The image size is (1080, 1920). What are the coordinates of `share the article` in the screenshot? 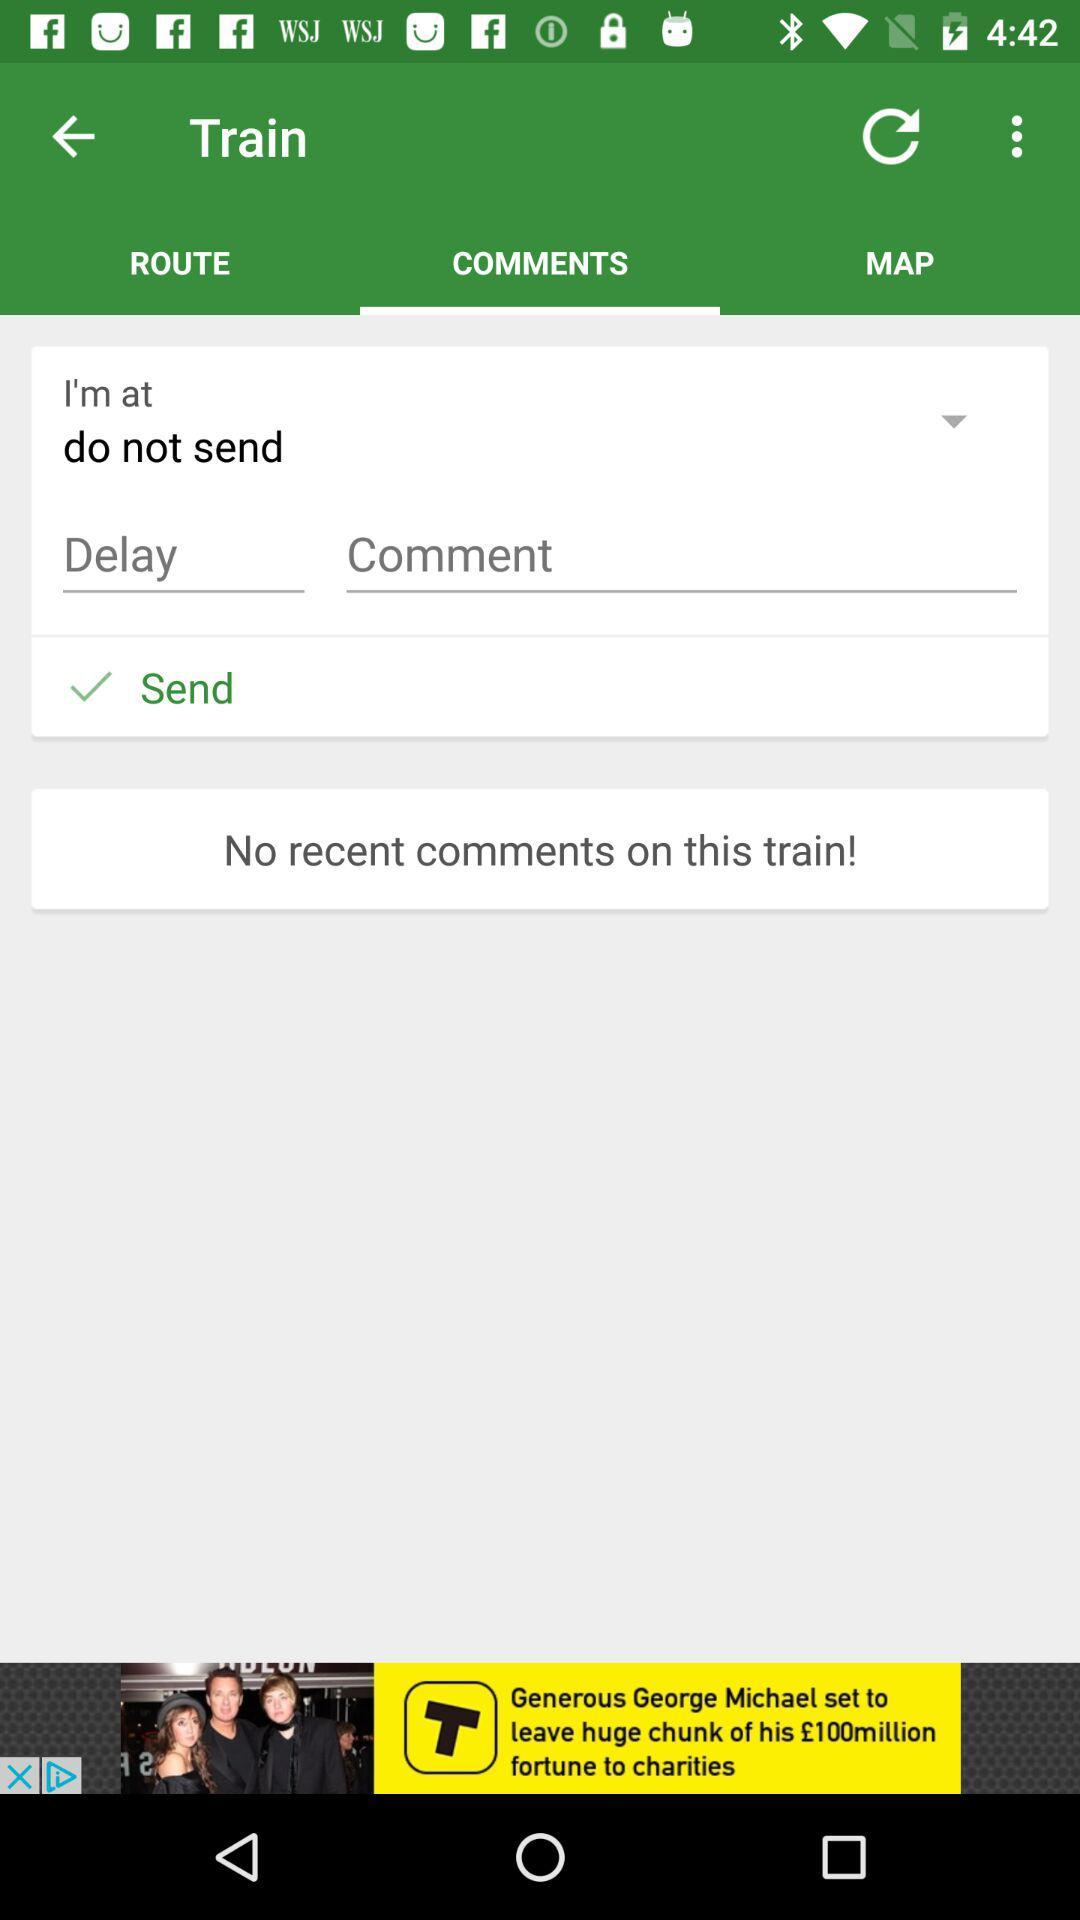 It's located at (540, 1727).